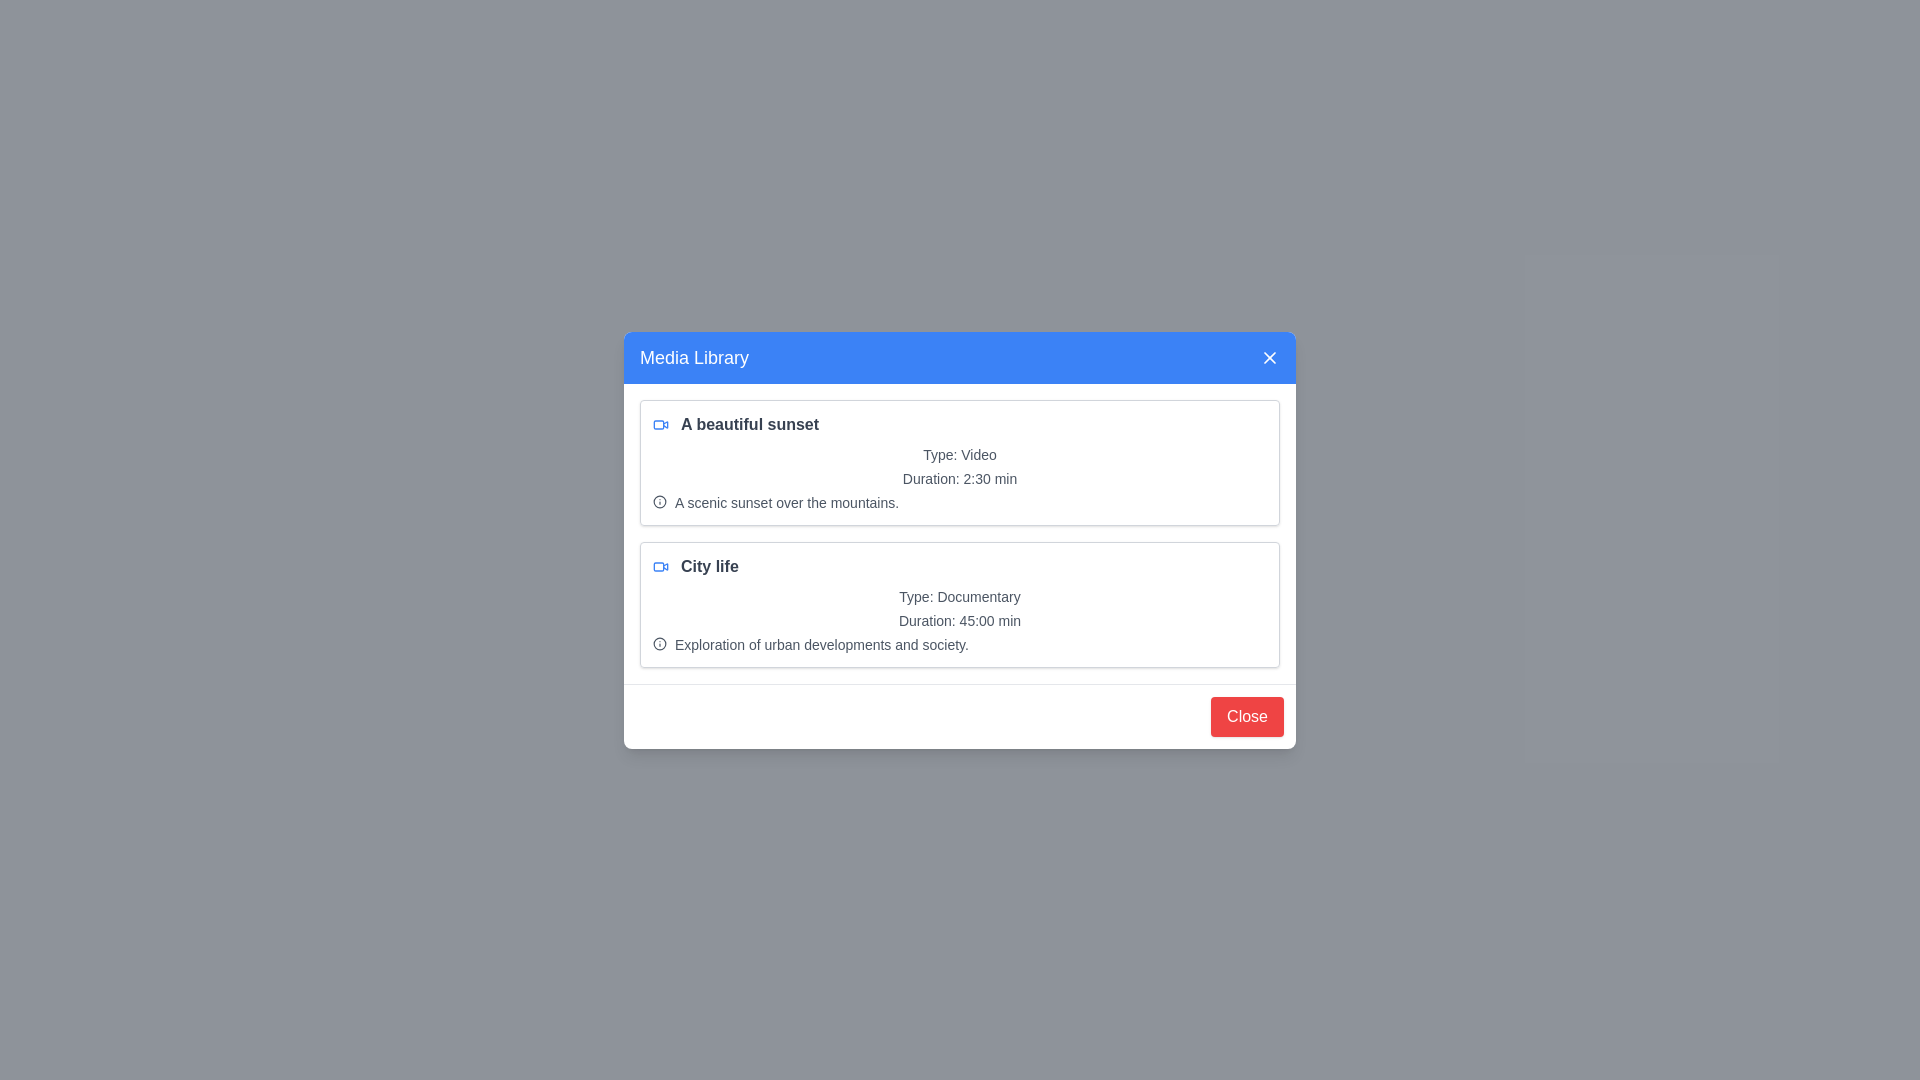 The width and height of the screenshot is (1920, 1080). Describe the element at coordinates (661, 566) in the screenshot. I see `the video content icon located to the left of the 'City life' text within the second card of the 'Media Library' popup` at that location.